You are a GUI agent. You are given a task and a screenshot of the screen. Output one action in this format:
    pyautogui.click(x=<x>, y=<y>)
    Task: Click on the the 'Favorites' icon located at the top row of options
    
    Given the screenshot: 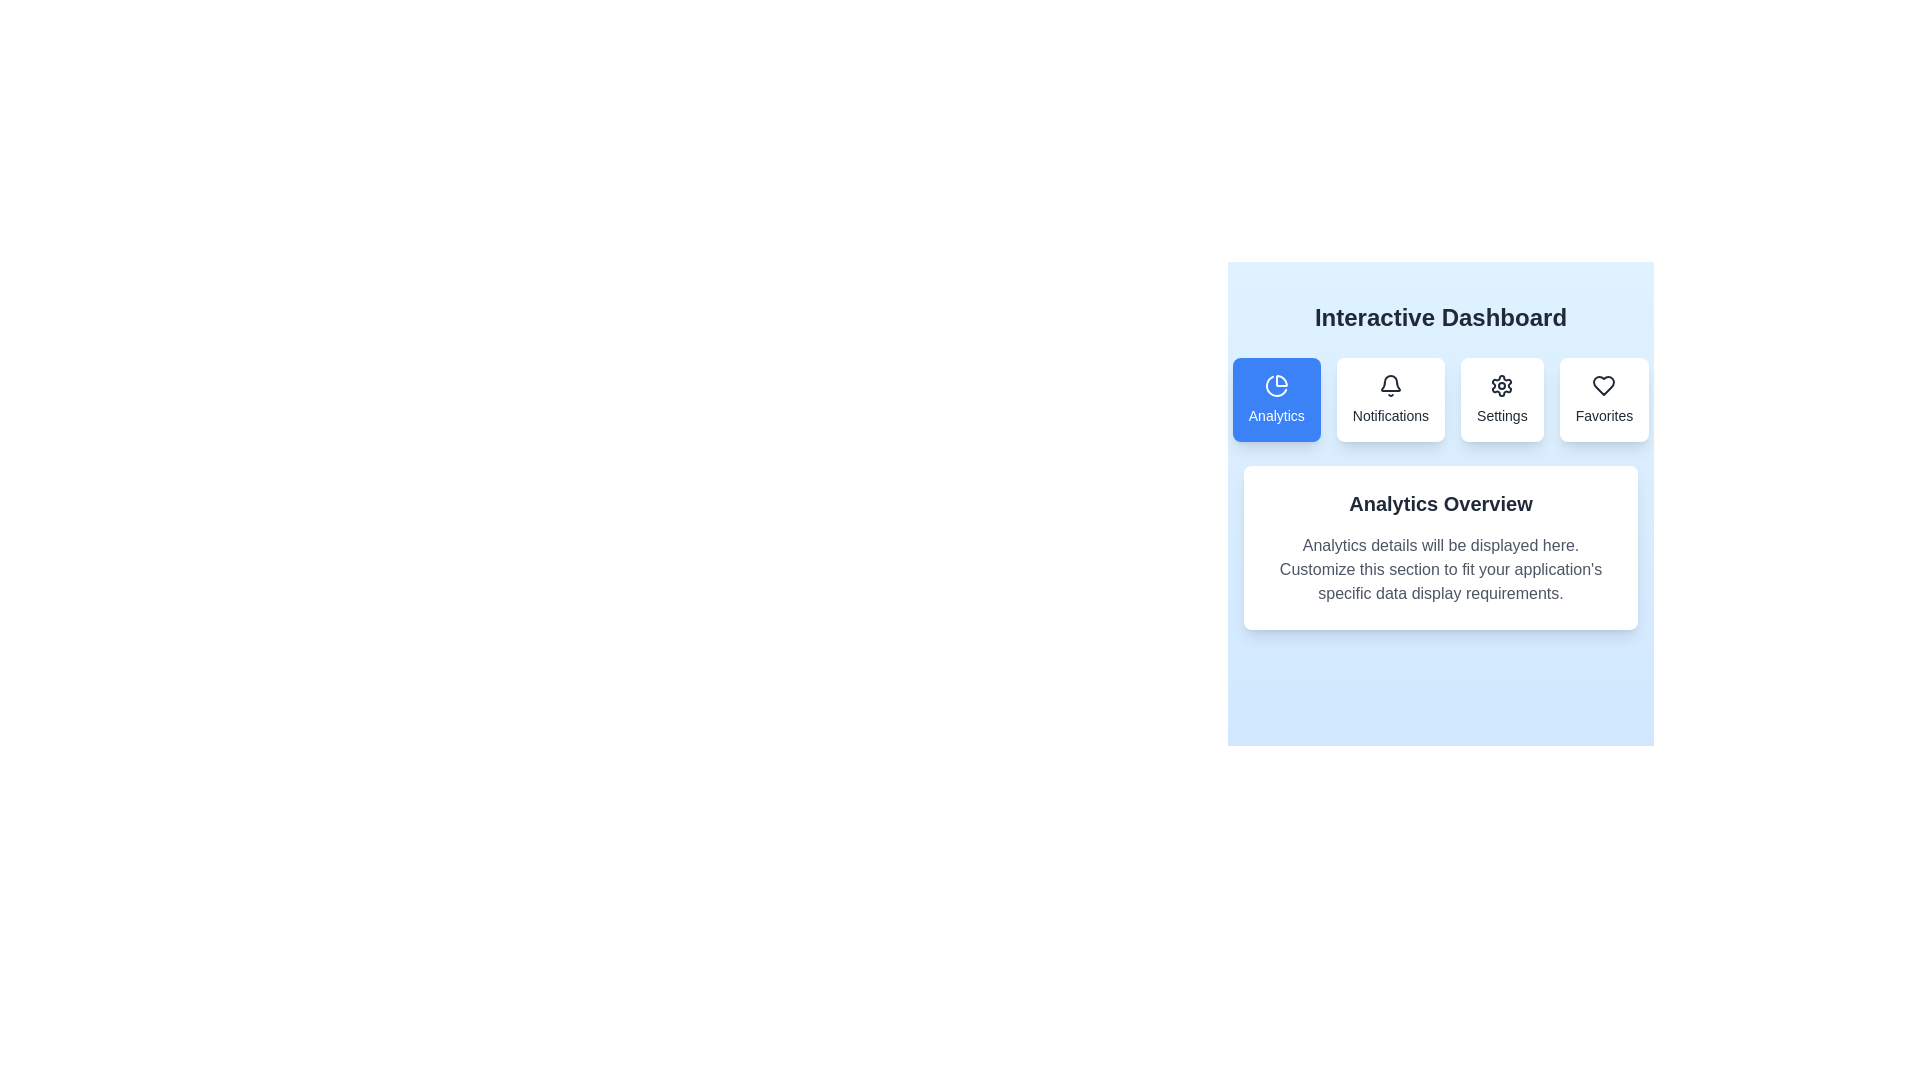 What is the action you would take?
    pyautogui.click(x=1603, y=385)
    